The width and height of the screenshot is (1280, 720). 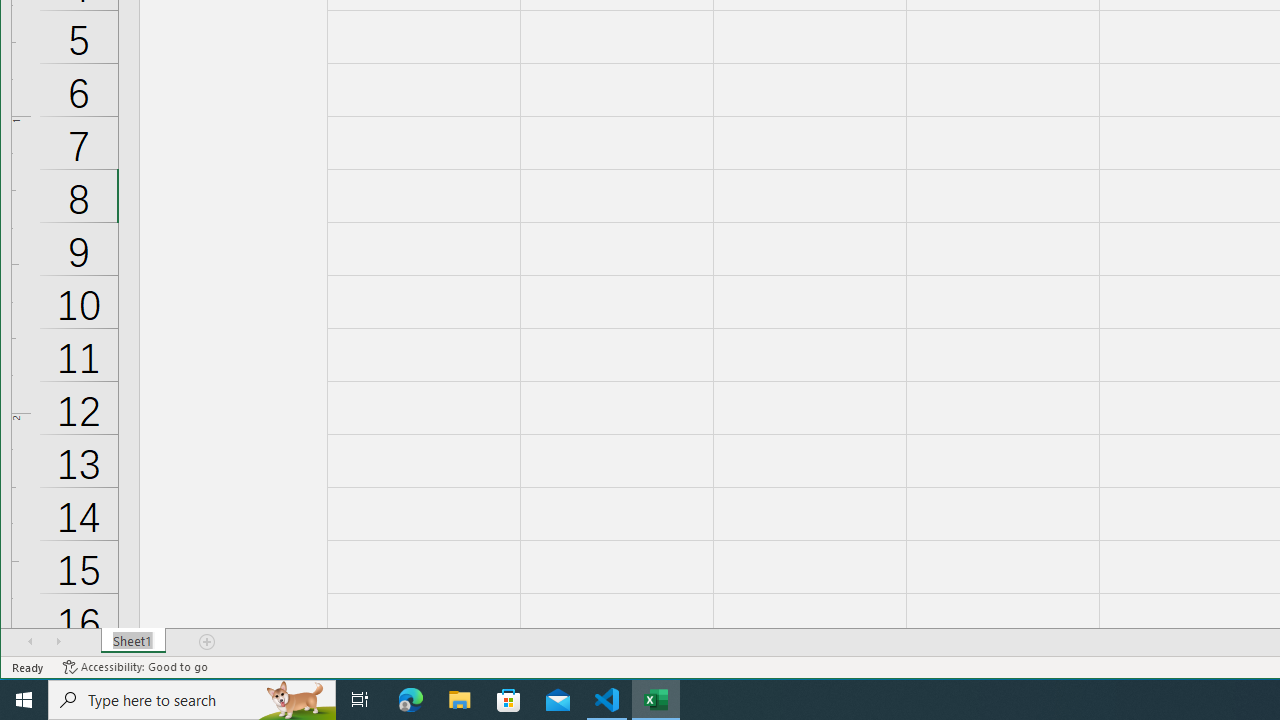 I want to click on 'Search highlights icon opens search home window', so click(x=294, y=698).